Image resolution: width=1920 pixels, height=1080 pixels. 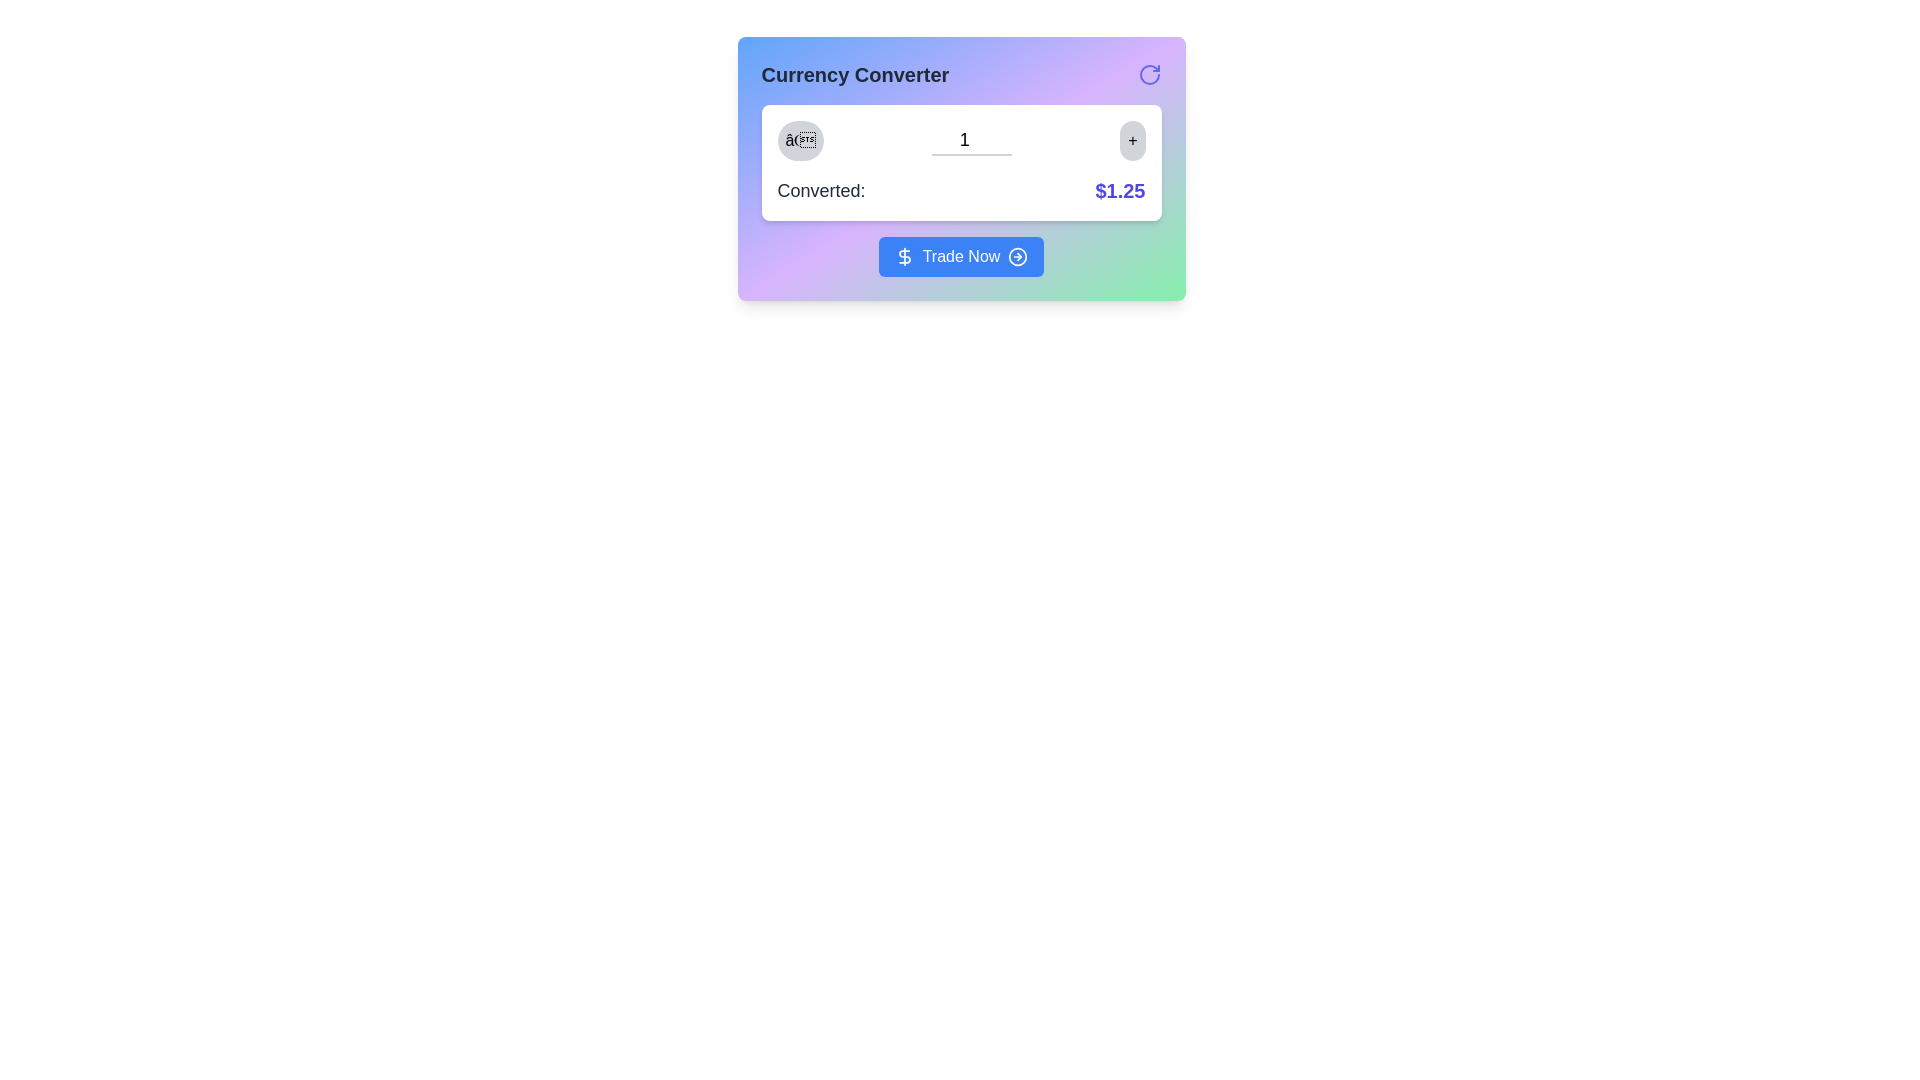 What do you see at coordinates (1132, 140) in the screenshot?
I see `the increment button located at the far-right end of the quantity adjustment section to increase the numerical value in the adjacent input field` at bounding box center [1132, 140].